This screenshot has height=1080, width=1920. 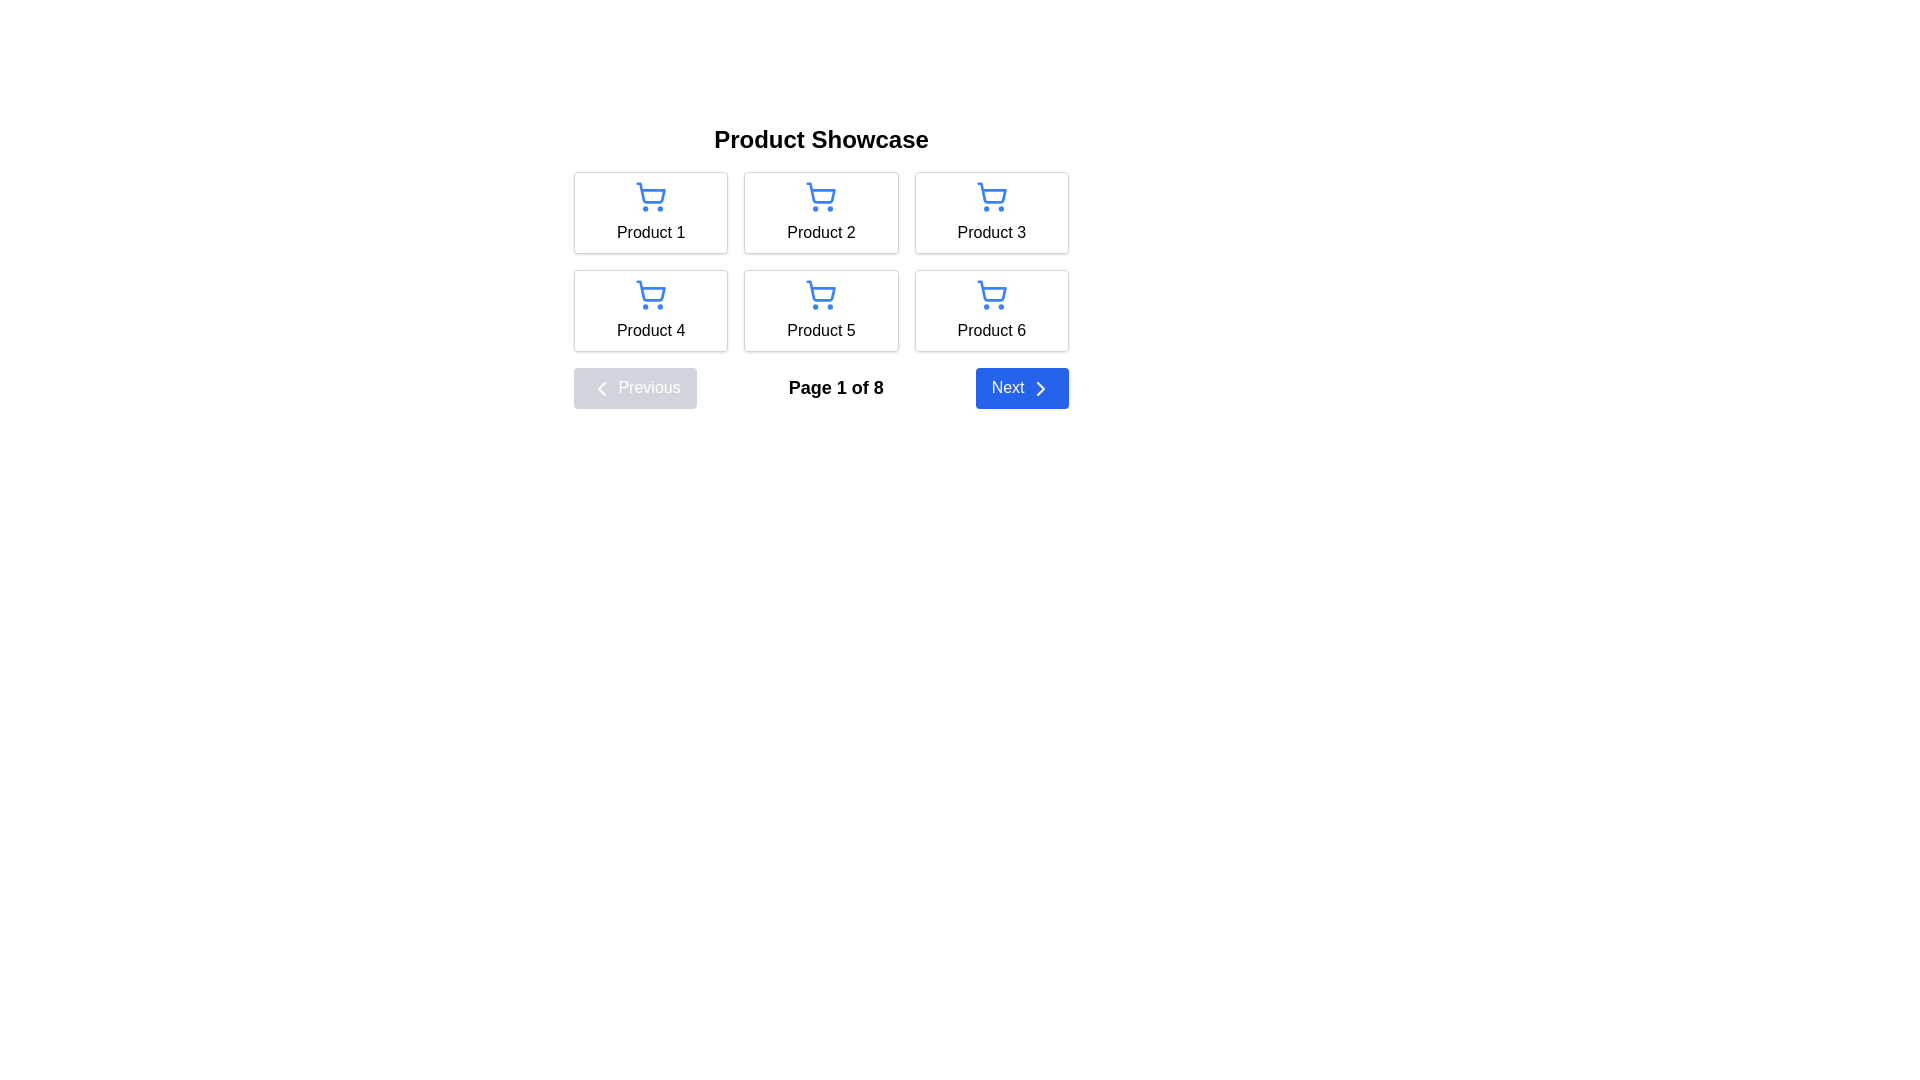 What do you see at coordinates (821, 196) in the screenshot?
I see `the blue shopping cart icon located in the card labeled 'Product 2', positioned in the top middle of the grid layout` at bounding box center [821, 196].